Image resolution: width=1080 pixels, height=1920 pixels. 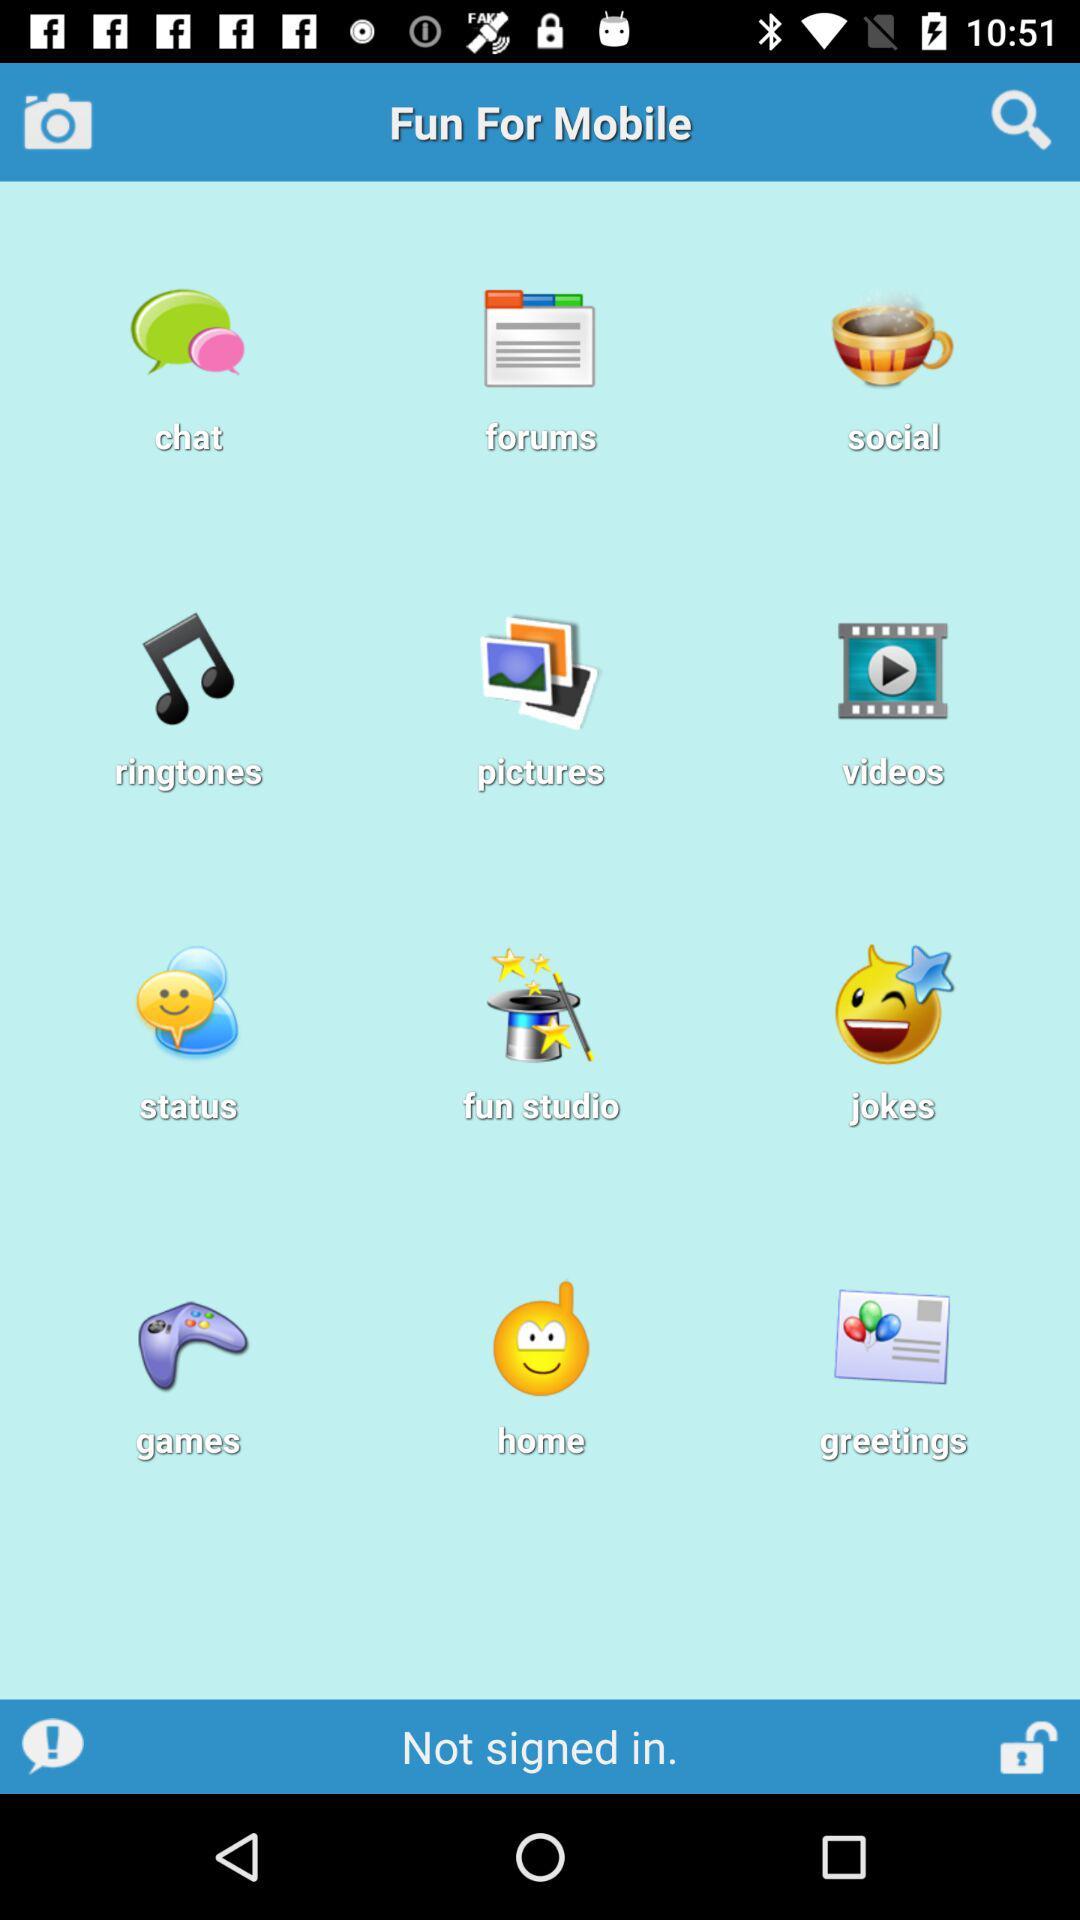 What do you see at coordinates (1030, 1745) in the screenshot?
I see `the app next to not signed in. item` at bounding box center [1030, 1745].